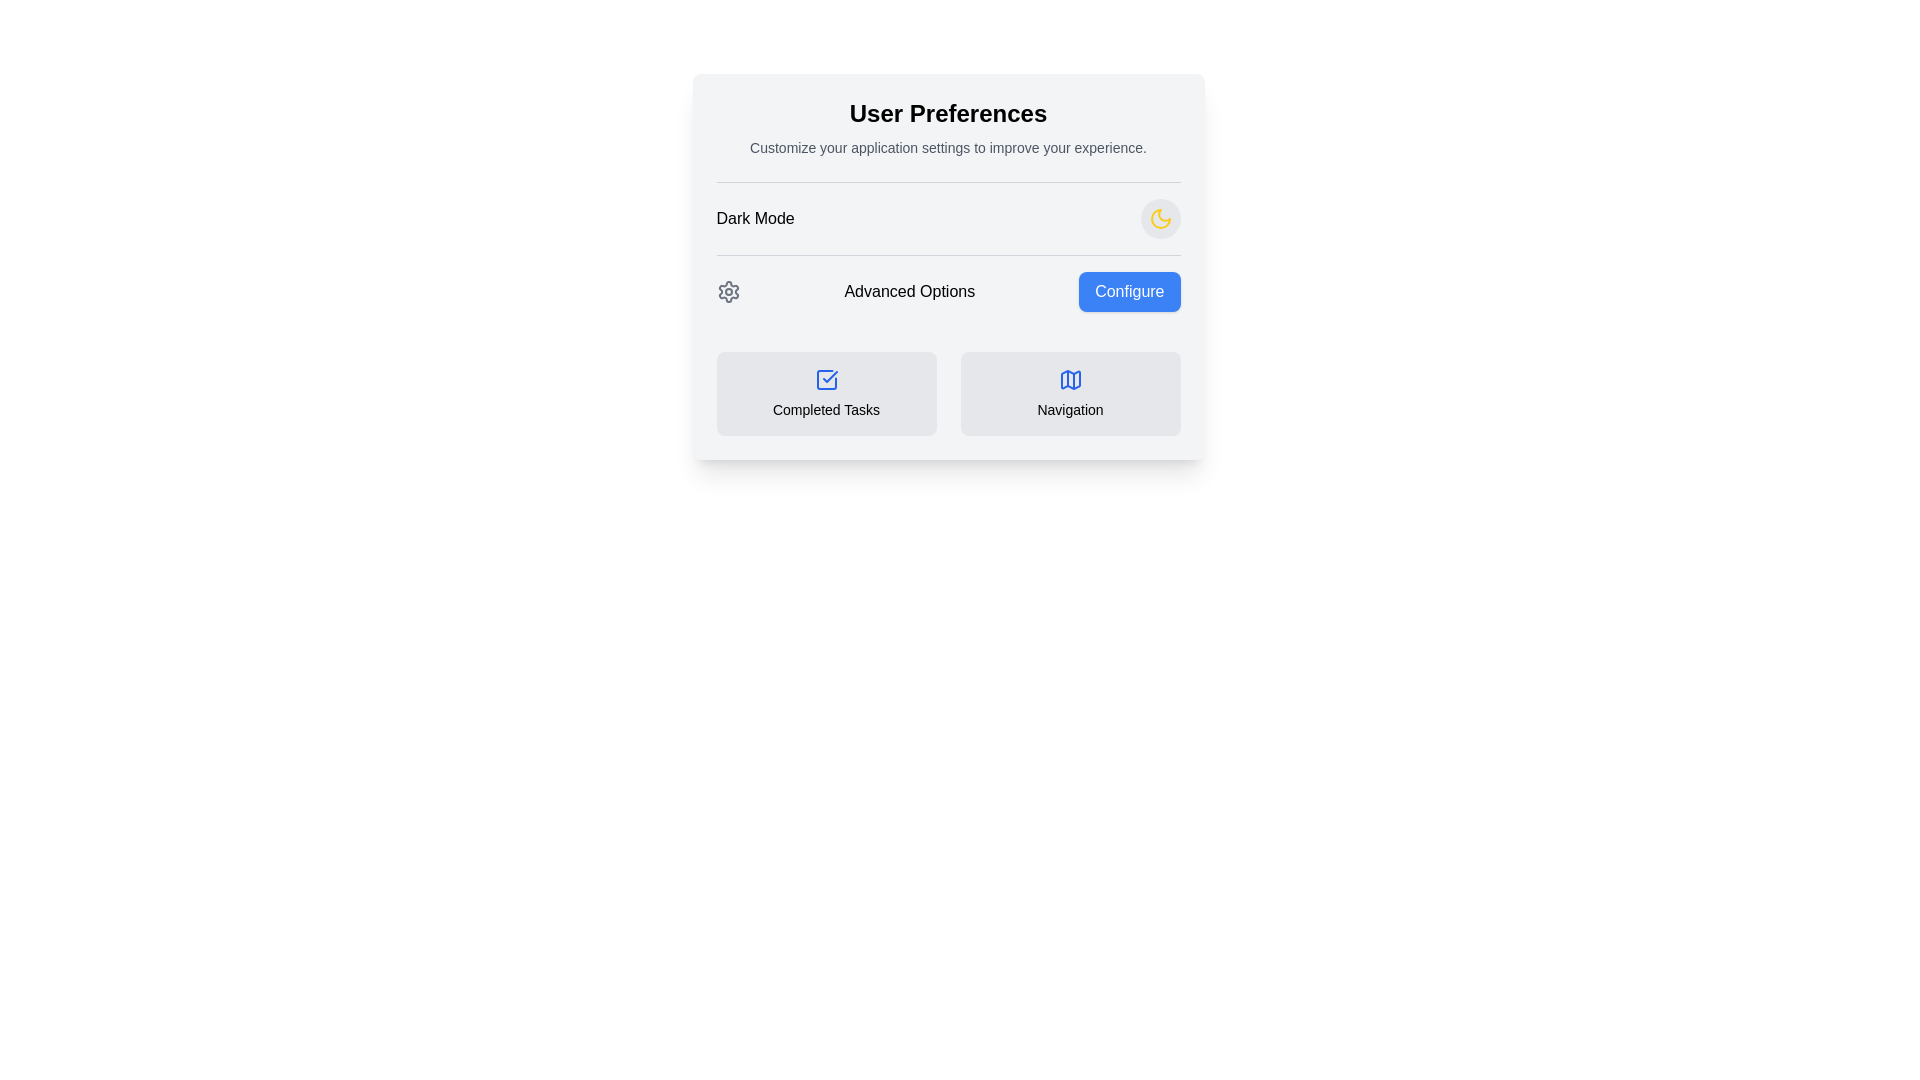 The width and height of the screenshot is (1920, 1080). I want to click on the static text label located in the 'User Preferences' section, which describes the functionality of the toggle to its right, so click(754, 219).